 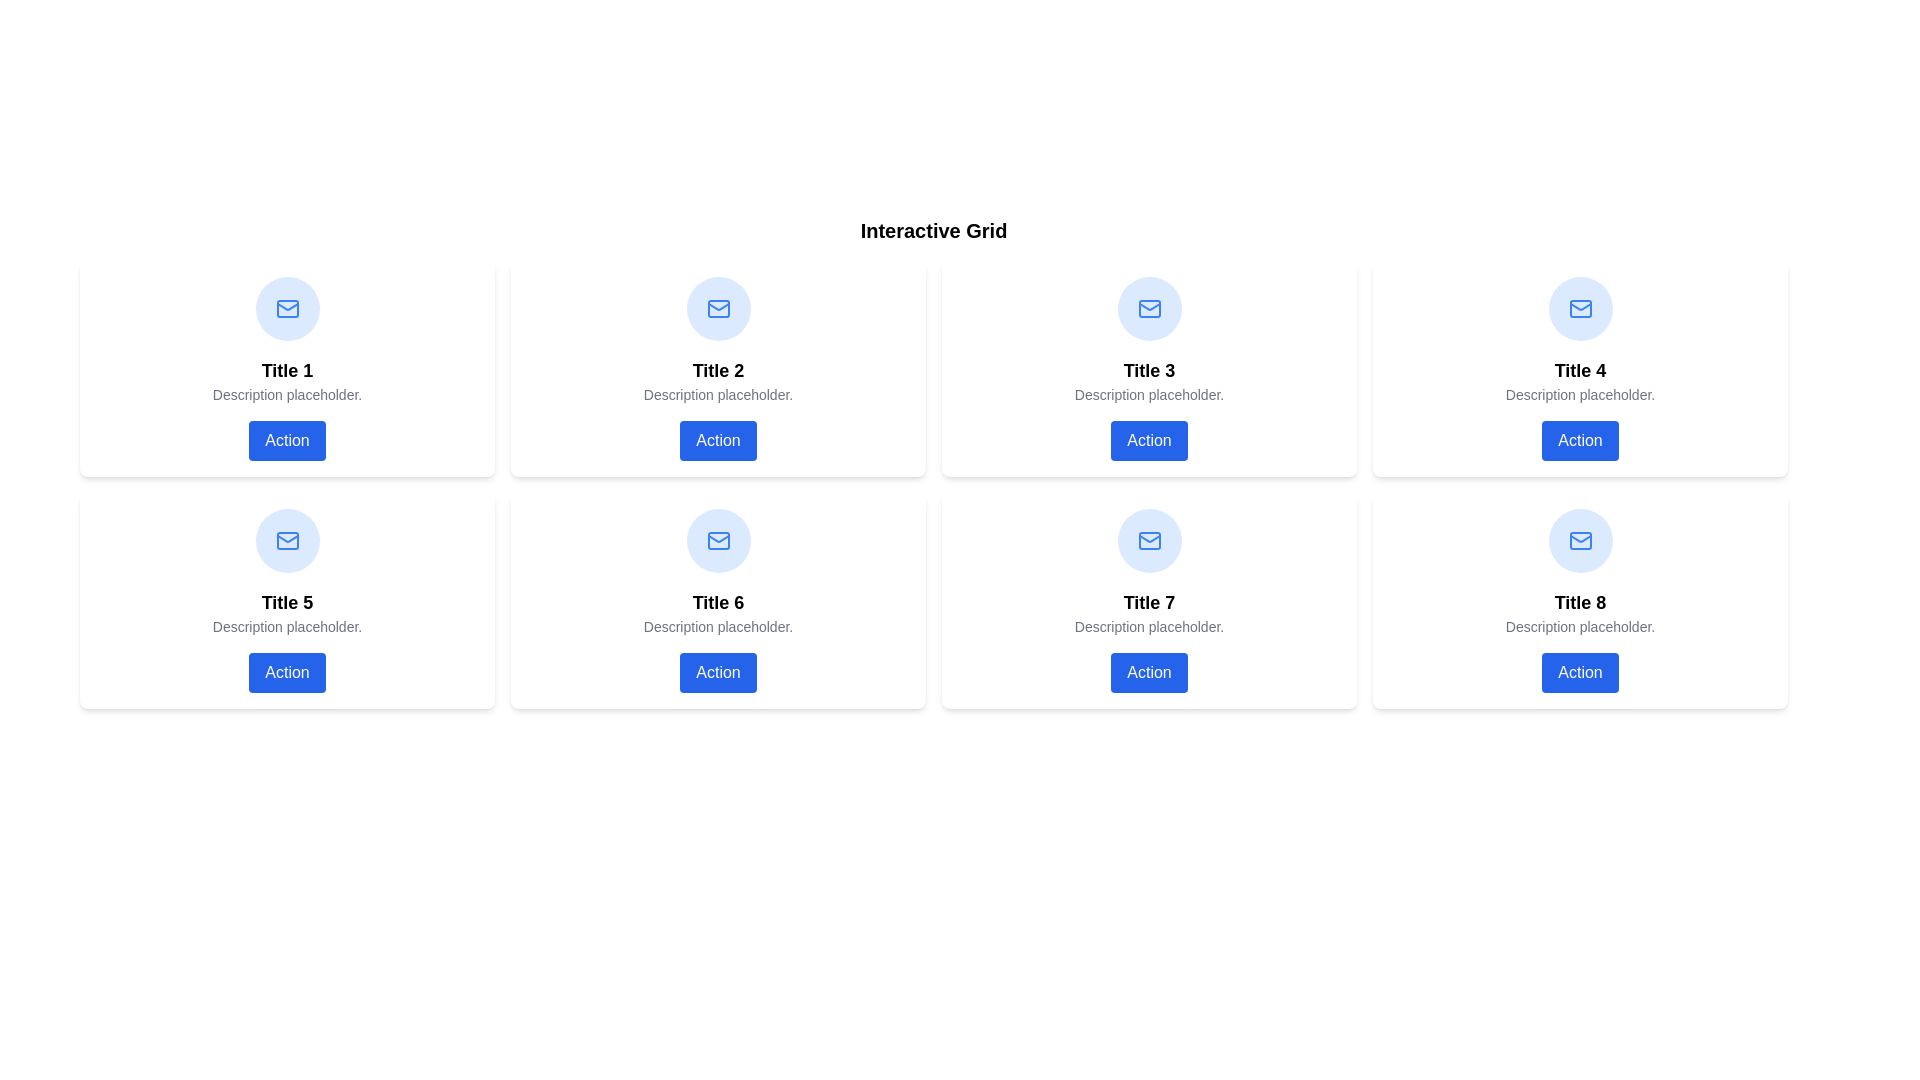 I want to click on the mail or messaging icon located in the upper section of the sixth card in the 'Interactive Grid', above the title 'Title 6', so click(x=718, y=540).